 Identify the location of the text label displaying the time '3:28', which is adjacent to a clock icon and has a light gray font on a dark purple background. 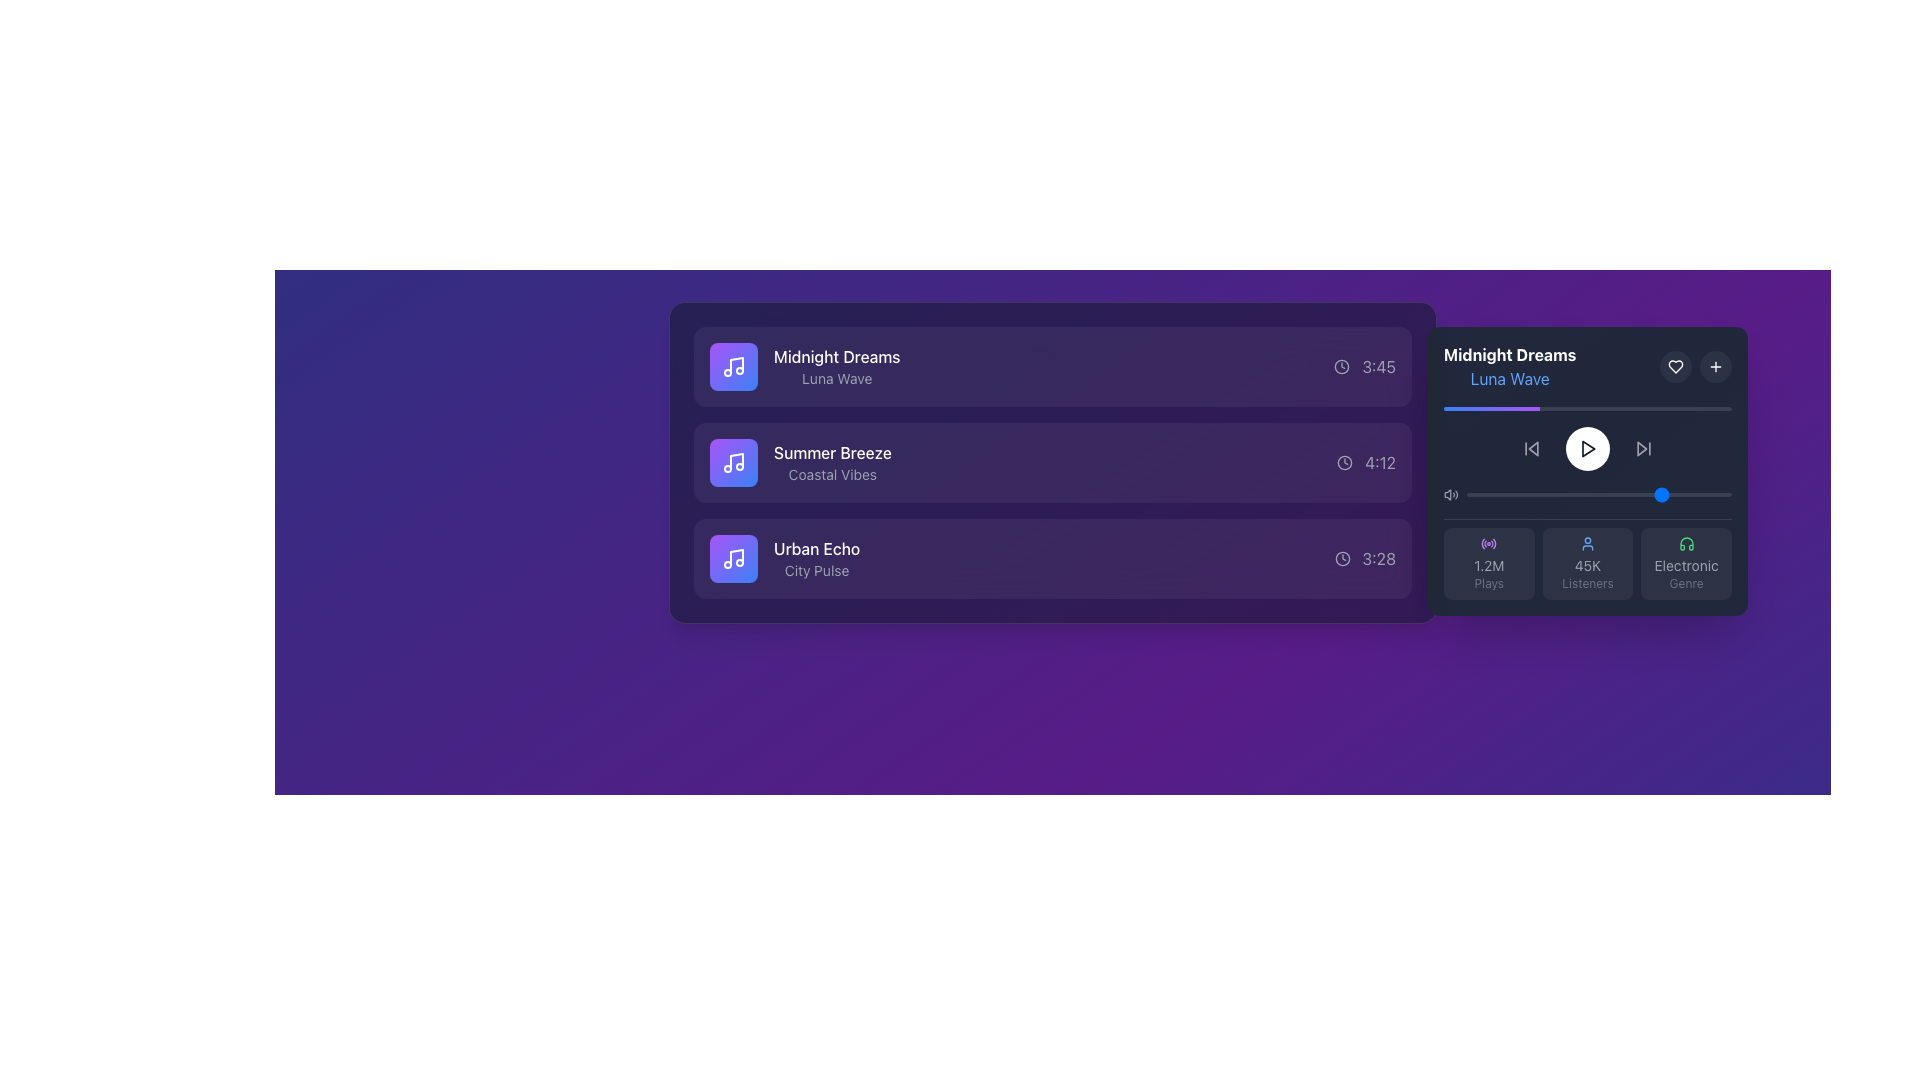
(1378, 559).